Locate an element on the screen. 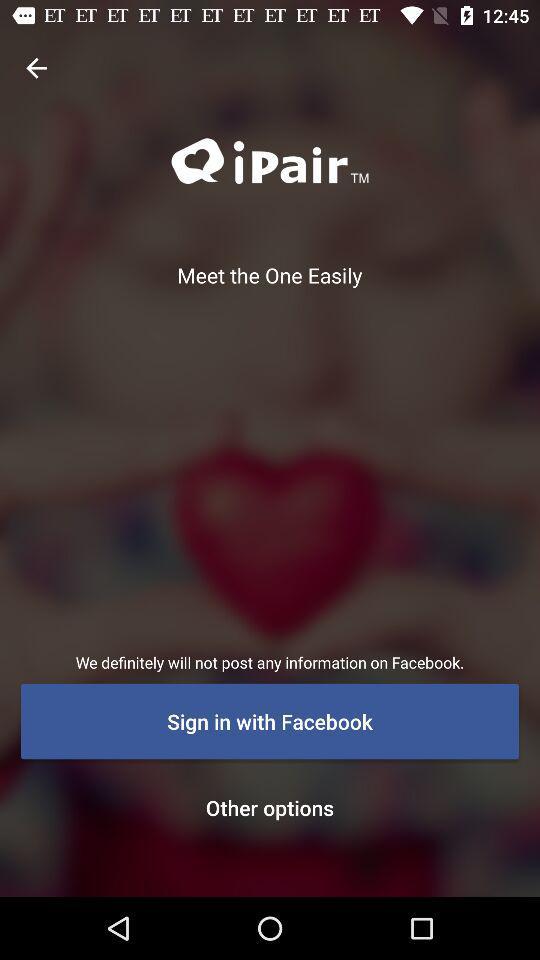  icon above the other options icon is located at coordinates (270, 720).